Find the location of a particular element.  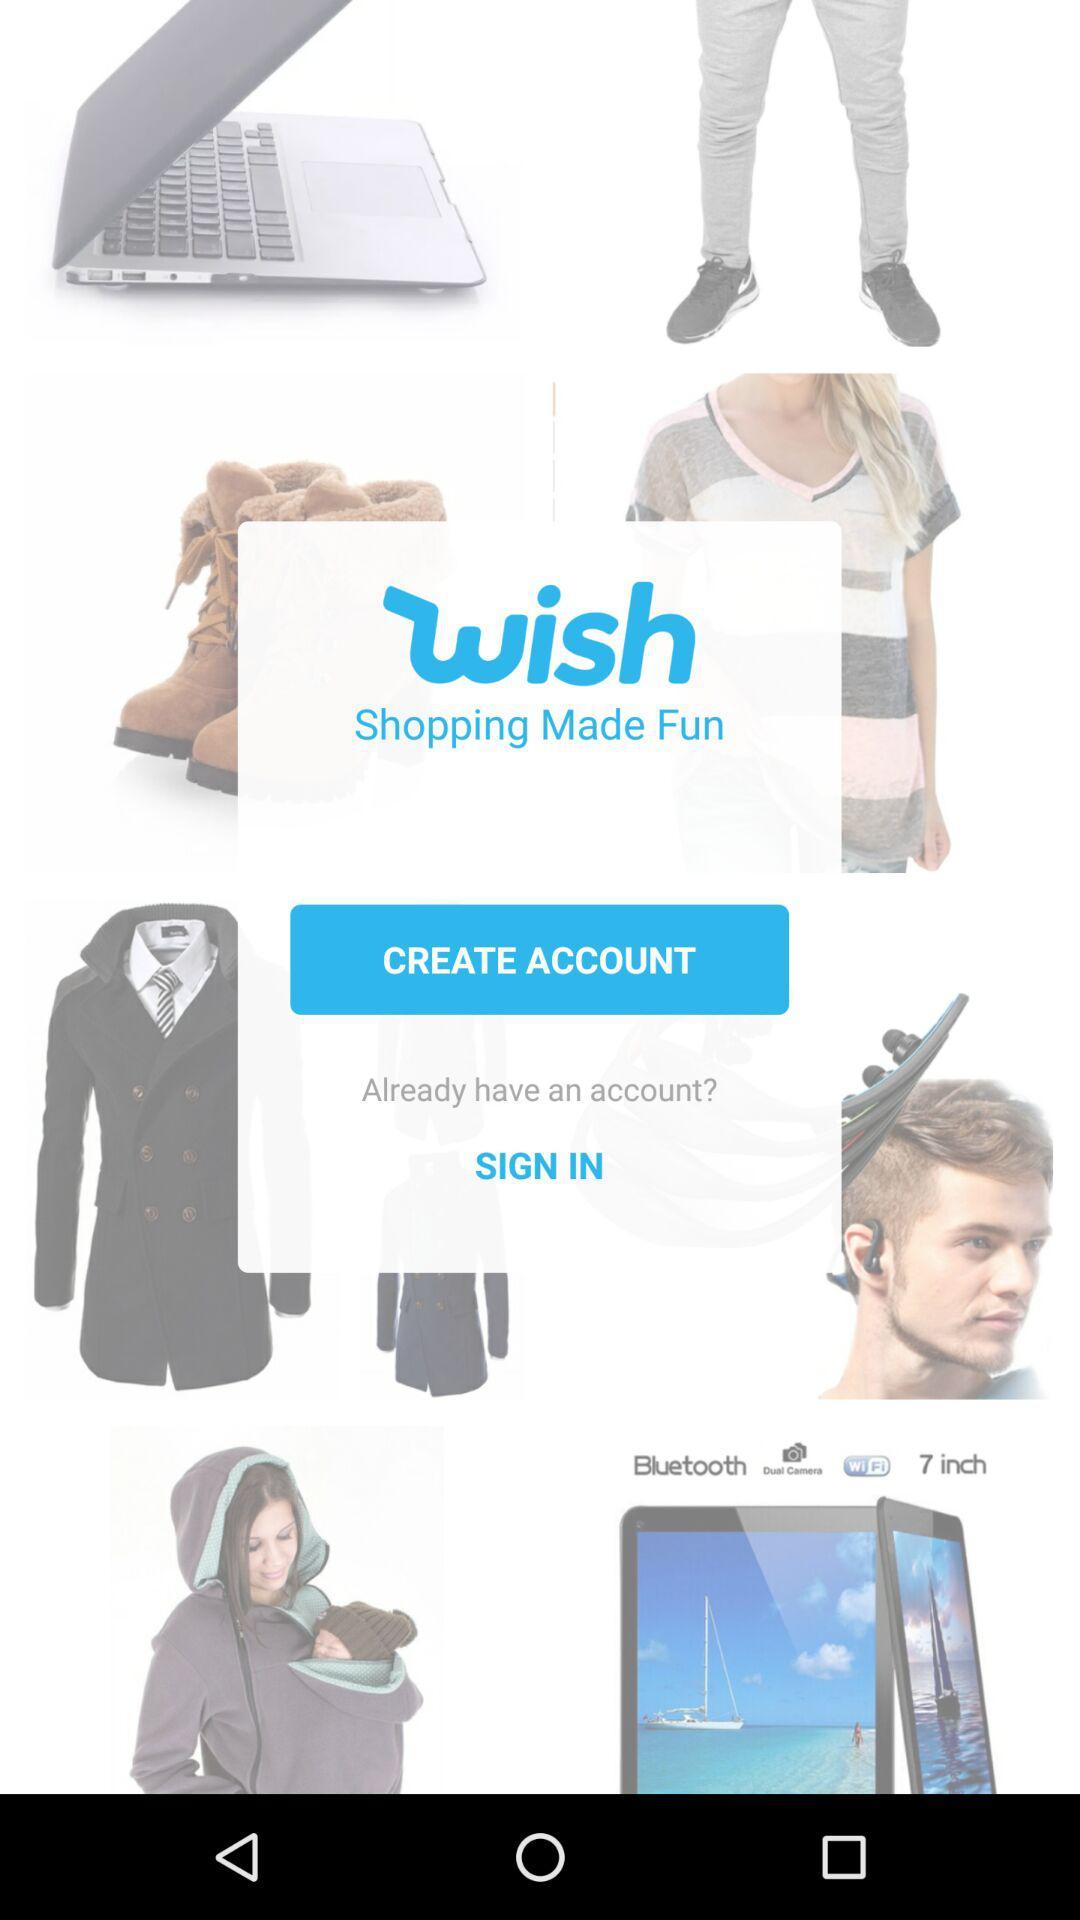

item below already have an is located at coordinates (538, 1165).